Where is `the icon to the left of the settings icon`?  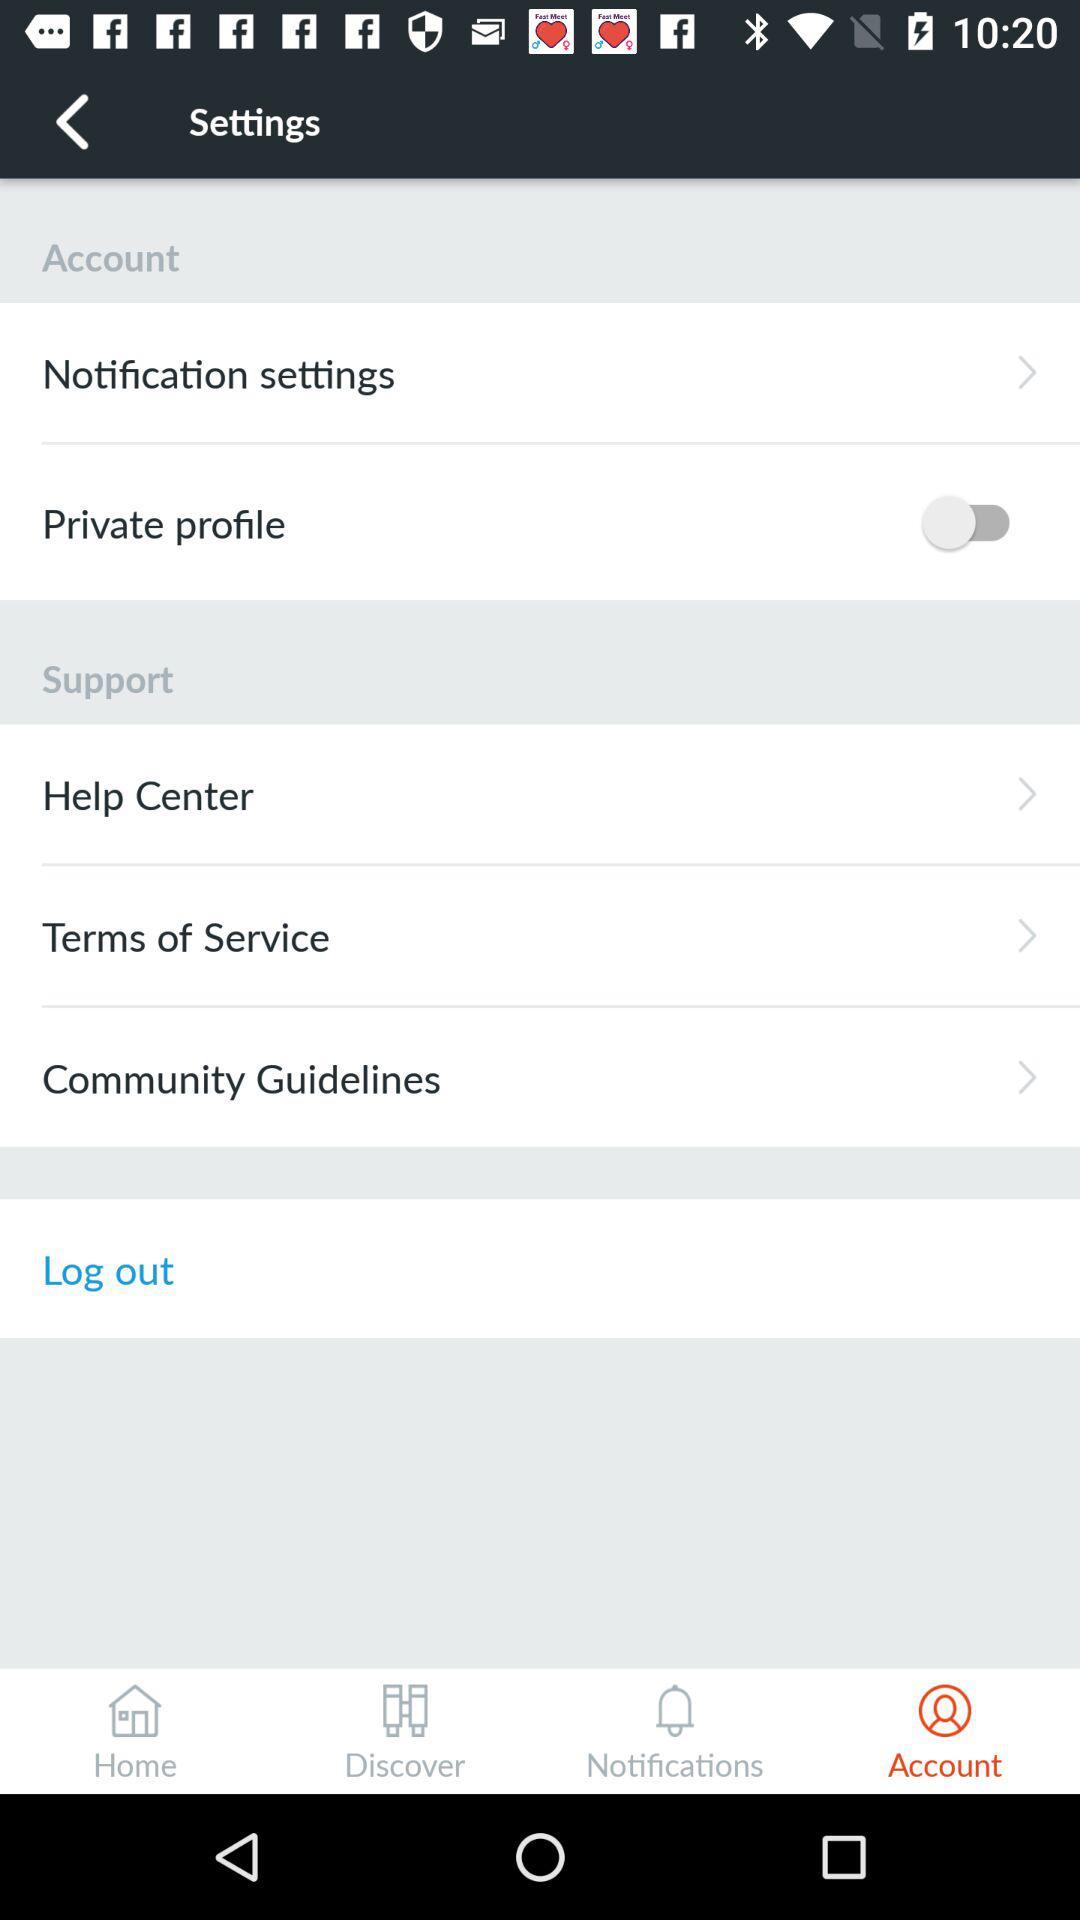
the icon to the left of the settings icon is located at coordinates (72, 119).